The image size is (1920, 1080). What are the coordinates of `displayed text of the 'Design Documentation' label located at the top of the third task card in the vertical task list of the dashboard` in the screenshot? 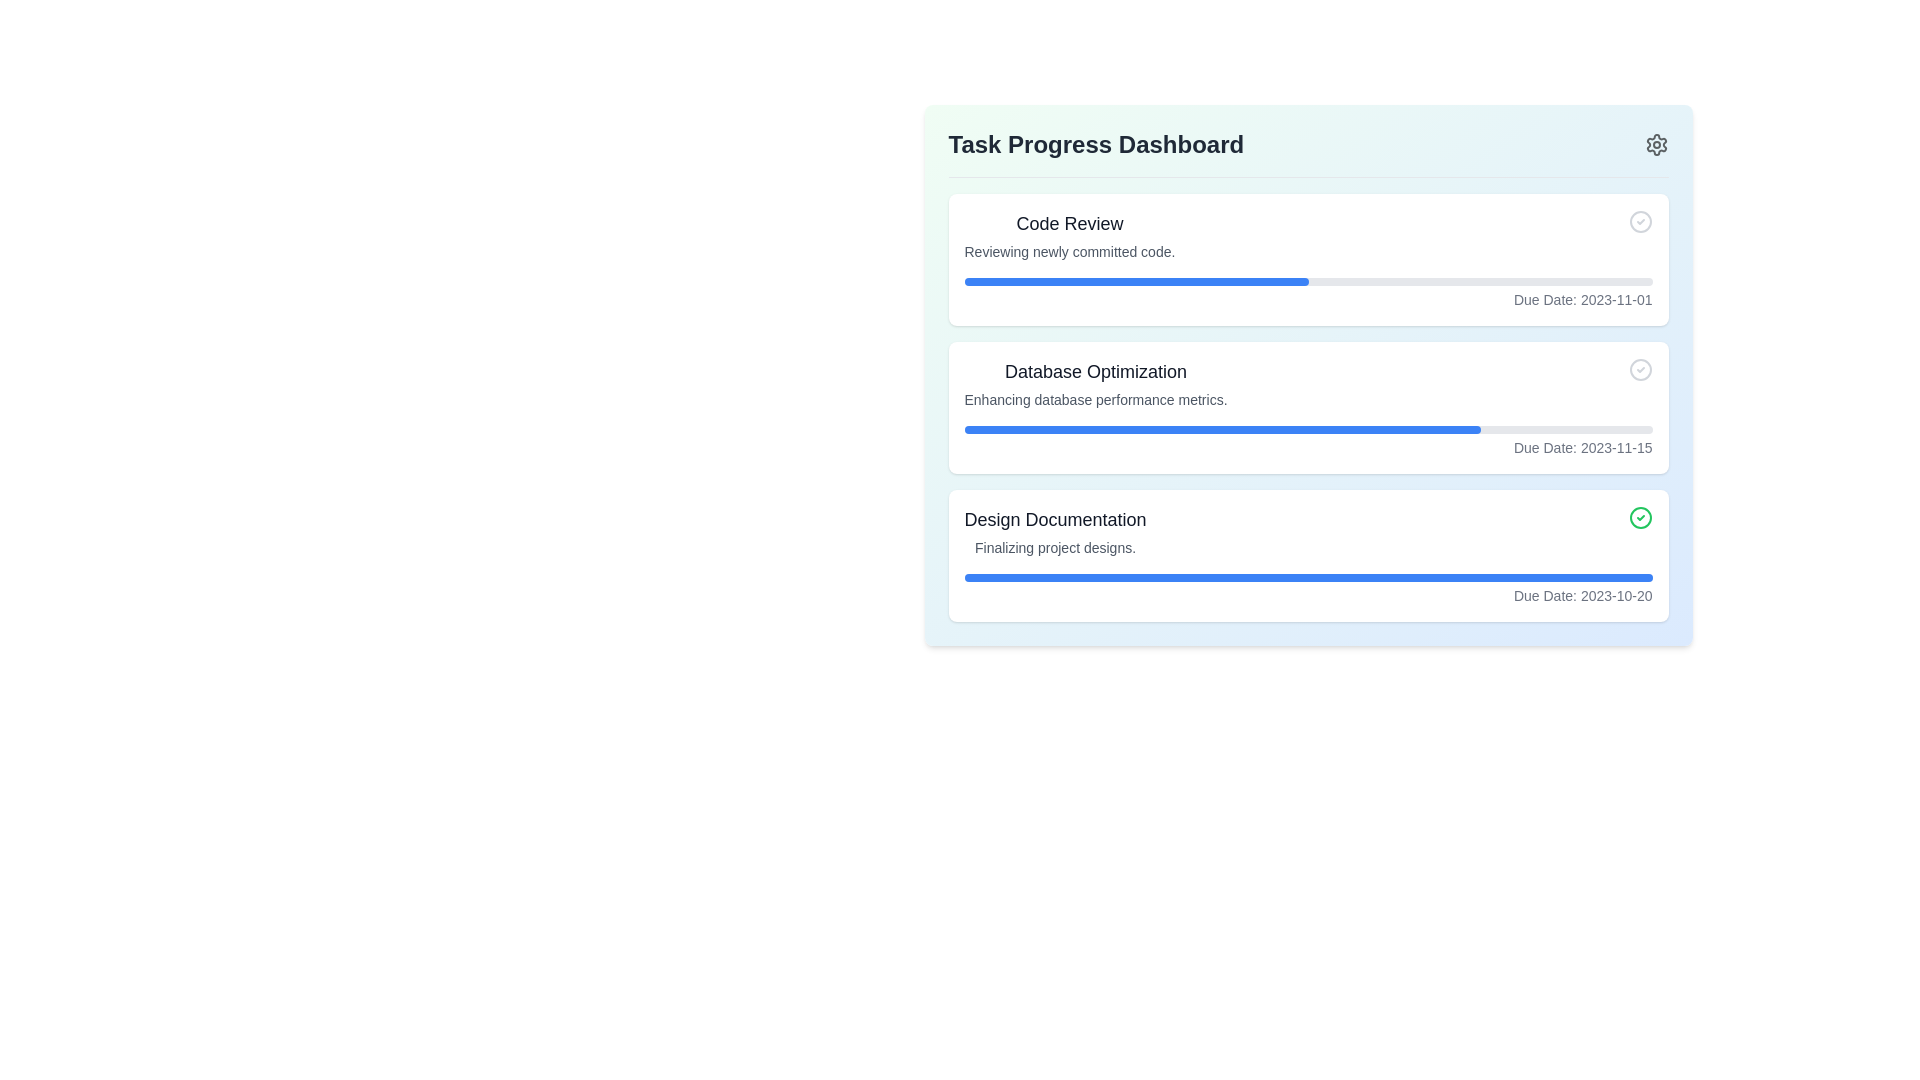 It's located at (1054, 519).